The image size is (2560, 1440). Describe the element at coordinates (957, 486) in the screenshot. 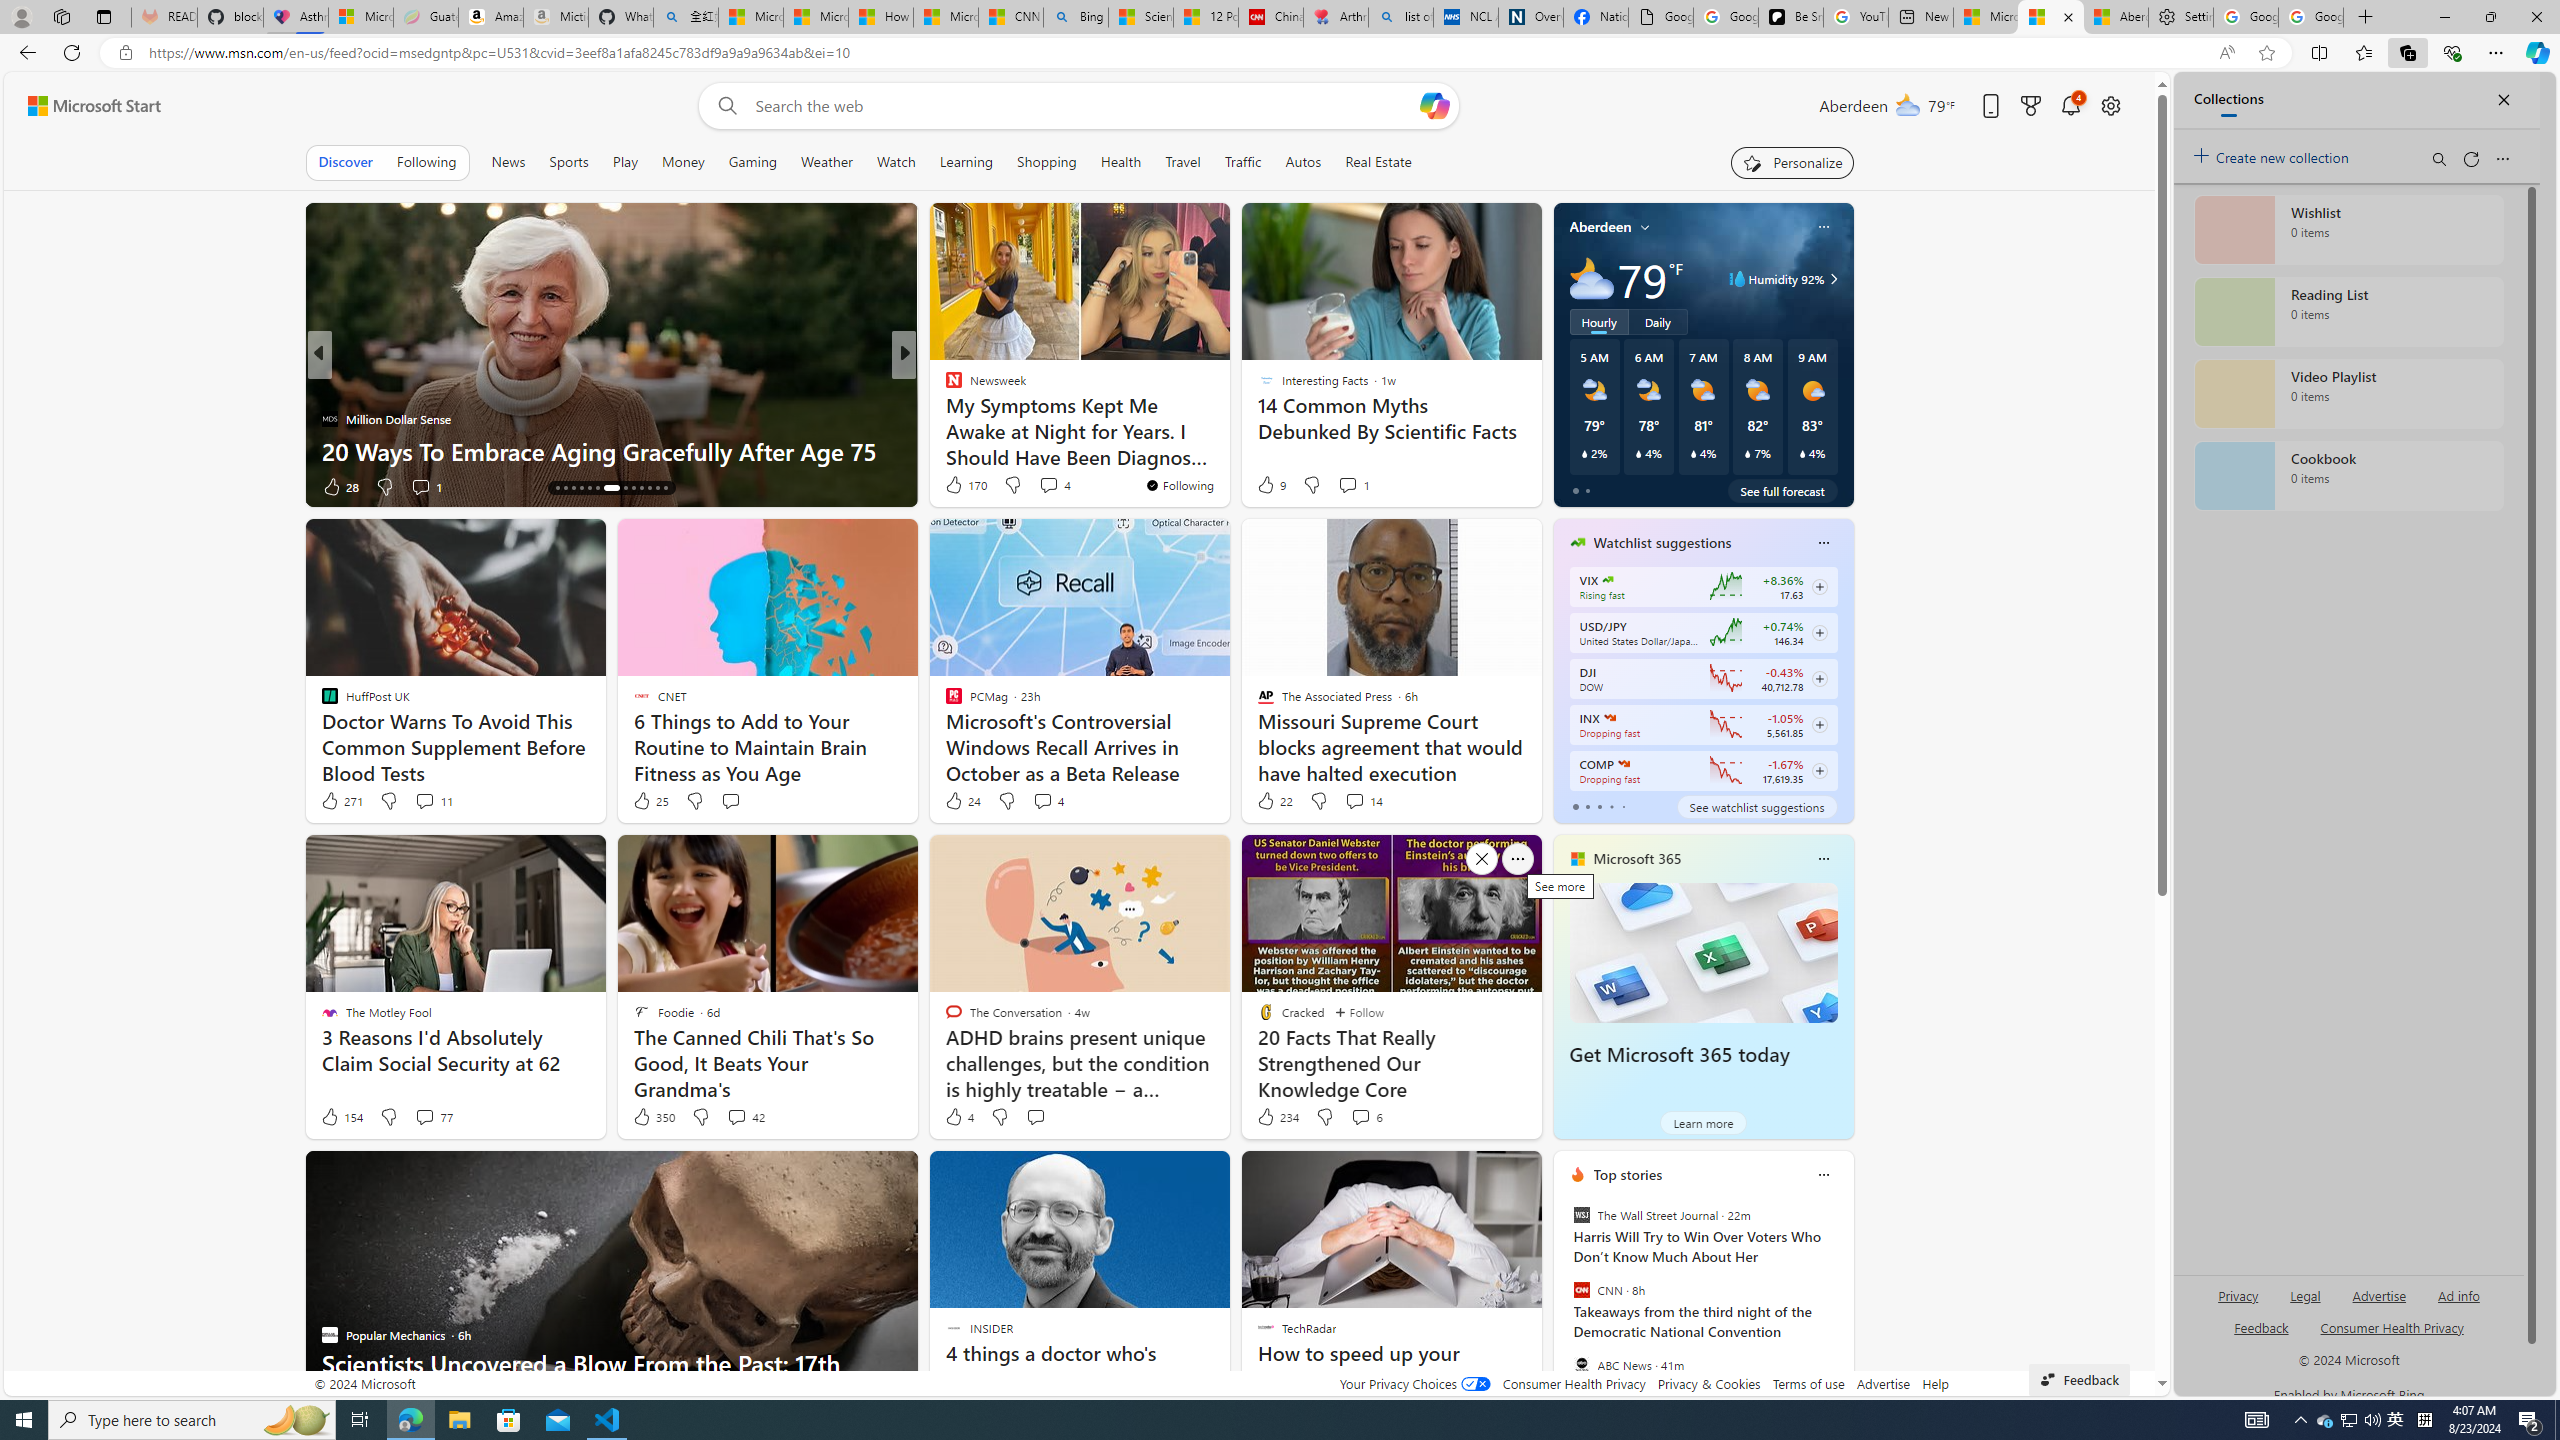

I see `'236 Like'` at that location.